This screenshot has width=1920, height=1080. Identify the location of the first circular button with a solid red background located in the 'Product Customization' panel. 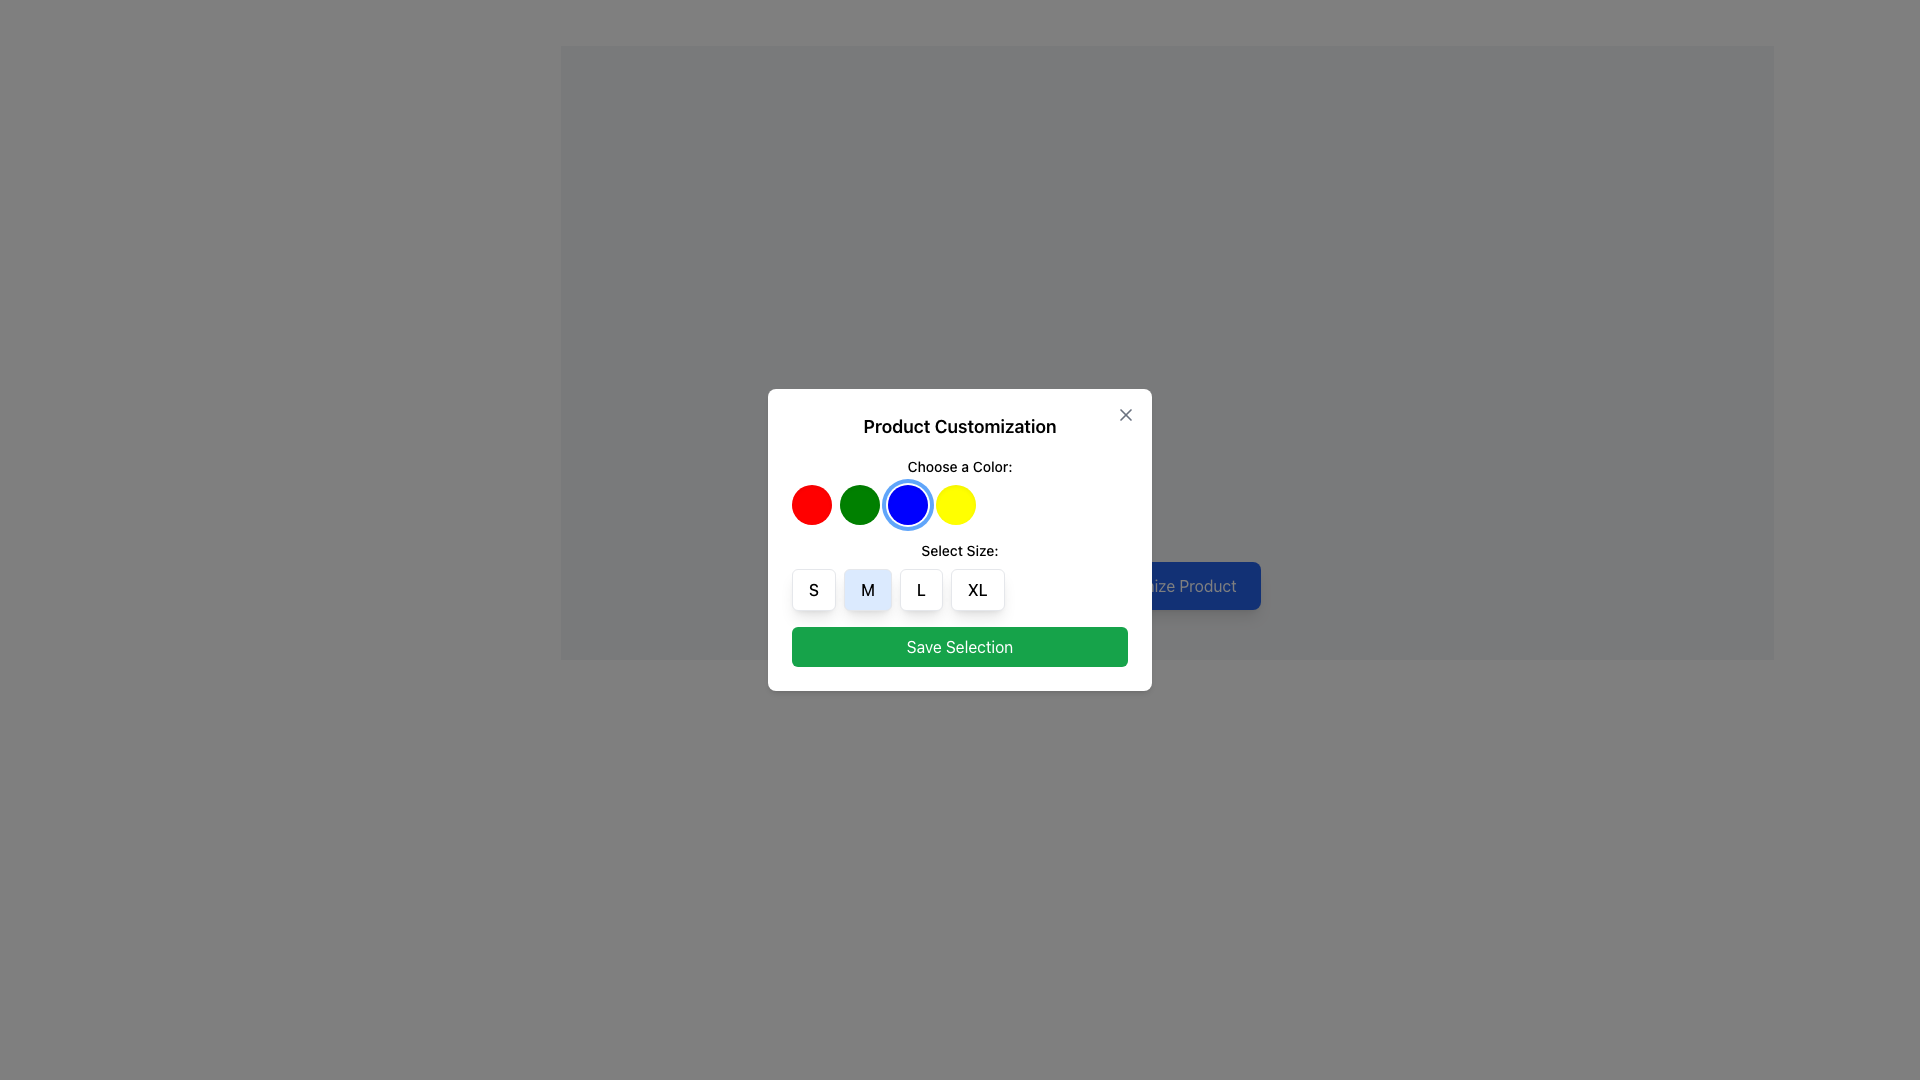
(811, 504).